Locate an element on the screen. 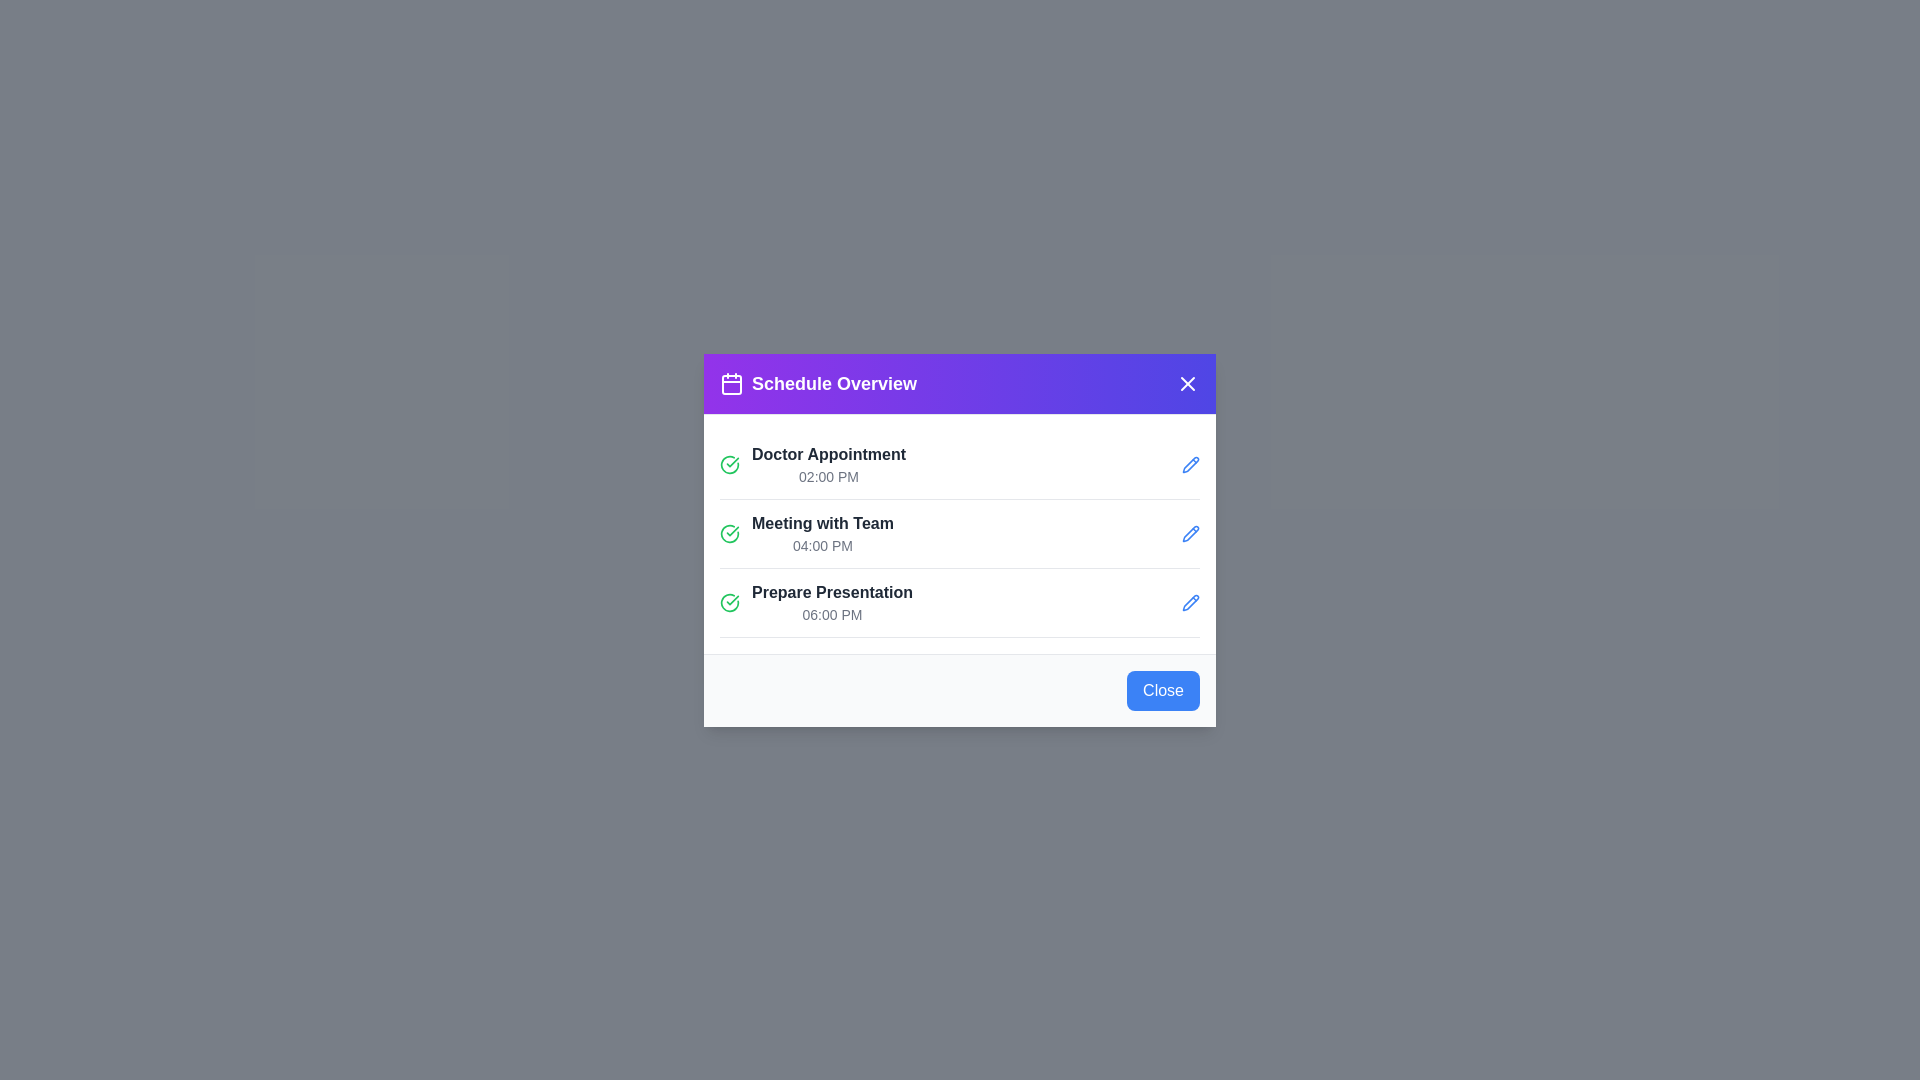 The width and height of the screenshot is (1920, 1080). the close button located at the far right of the 'Schedule Overview' purple header bar is located at coordinates (1188, 383).